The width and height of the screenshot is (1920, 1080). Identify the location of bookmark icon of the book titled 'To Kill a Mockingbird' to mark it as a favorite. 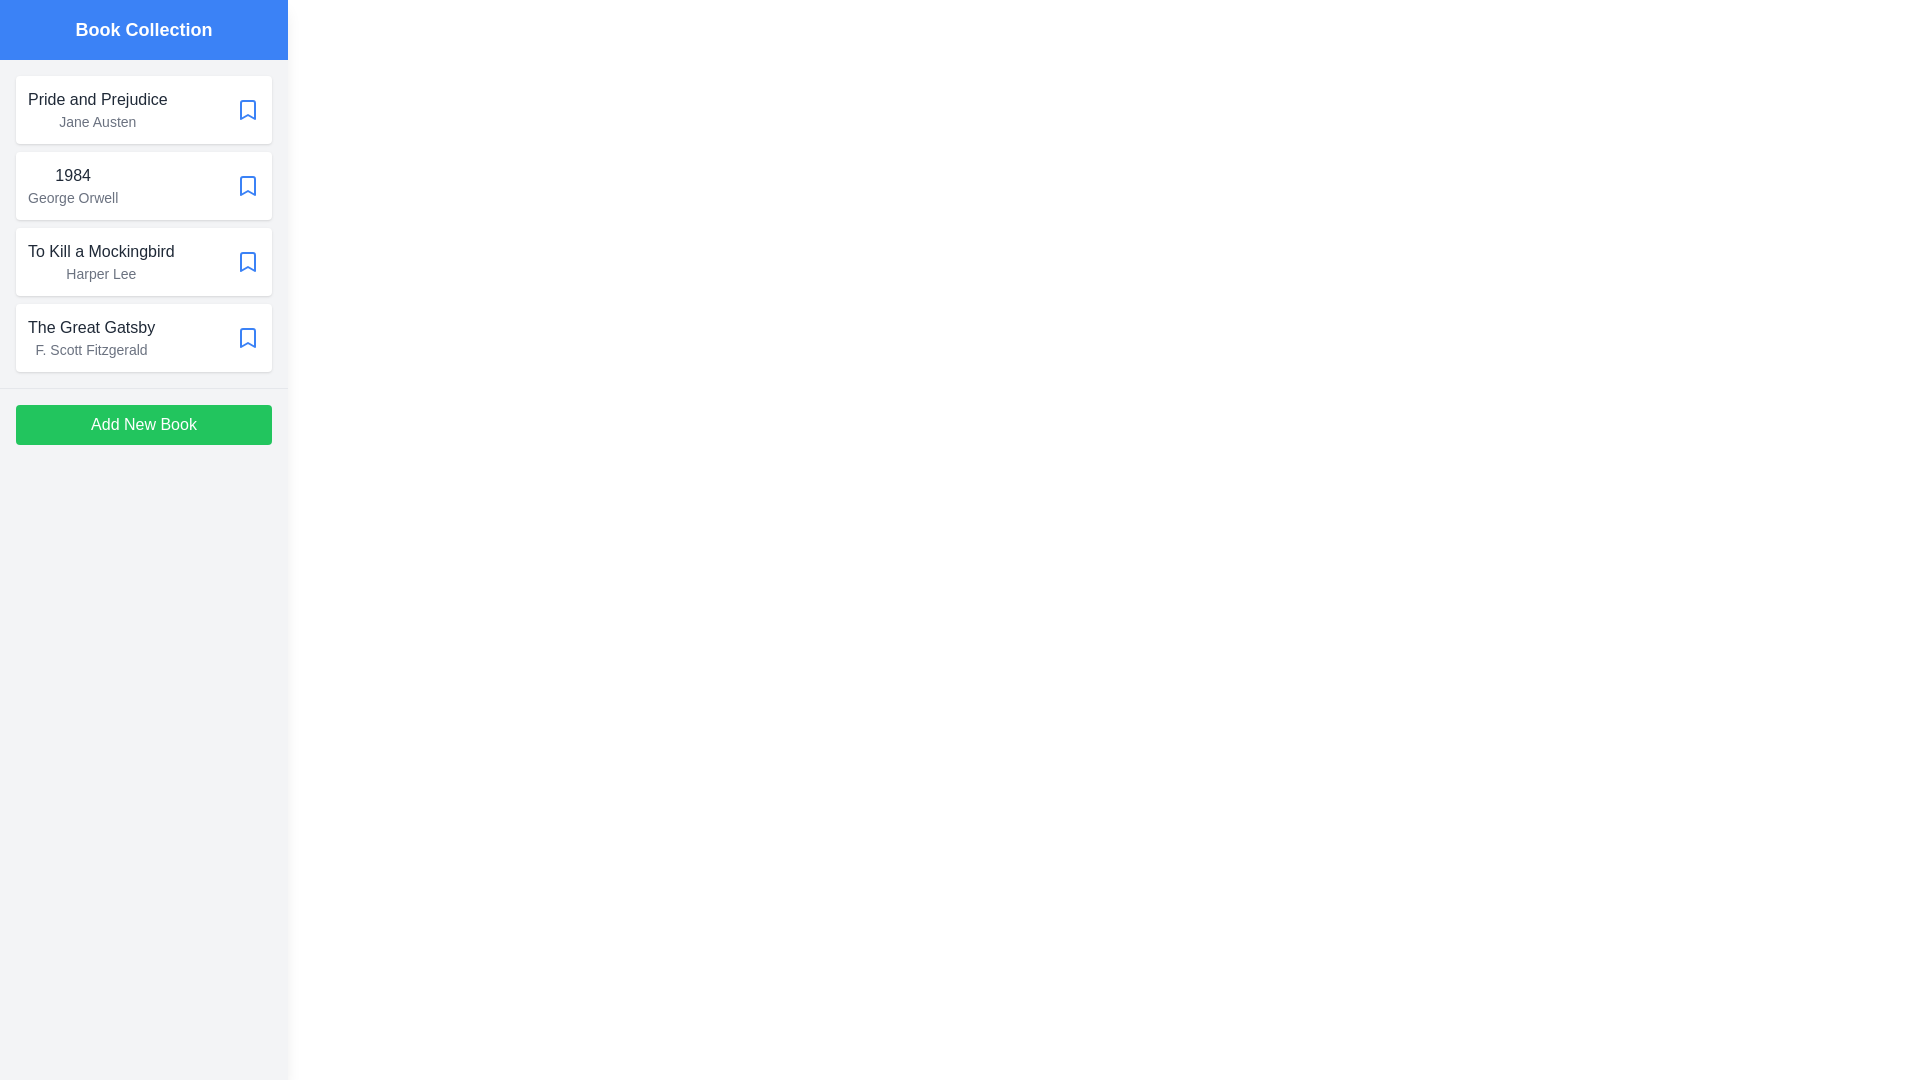
(247, 261).